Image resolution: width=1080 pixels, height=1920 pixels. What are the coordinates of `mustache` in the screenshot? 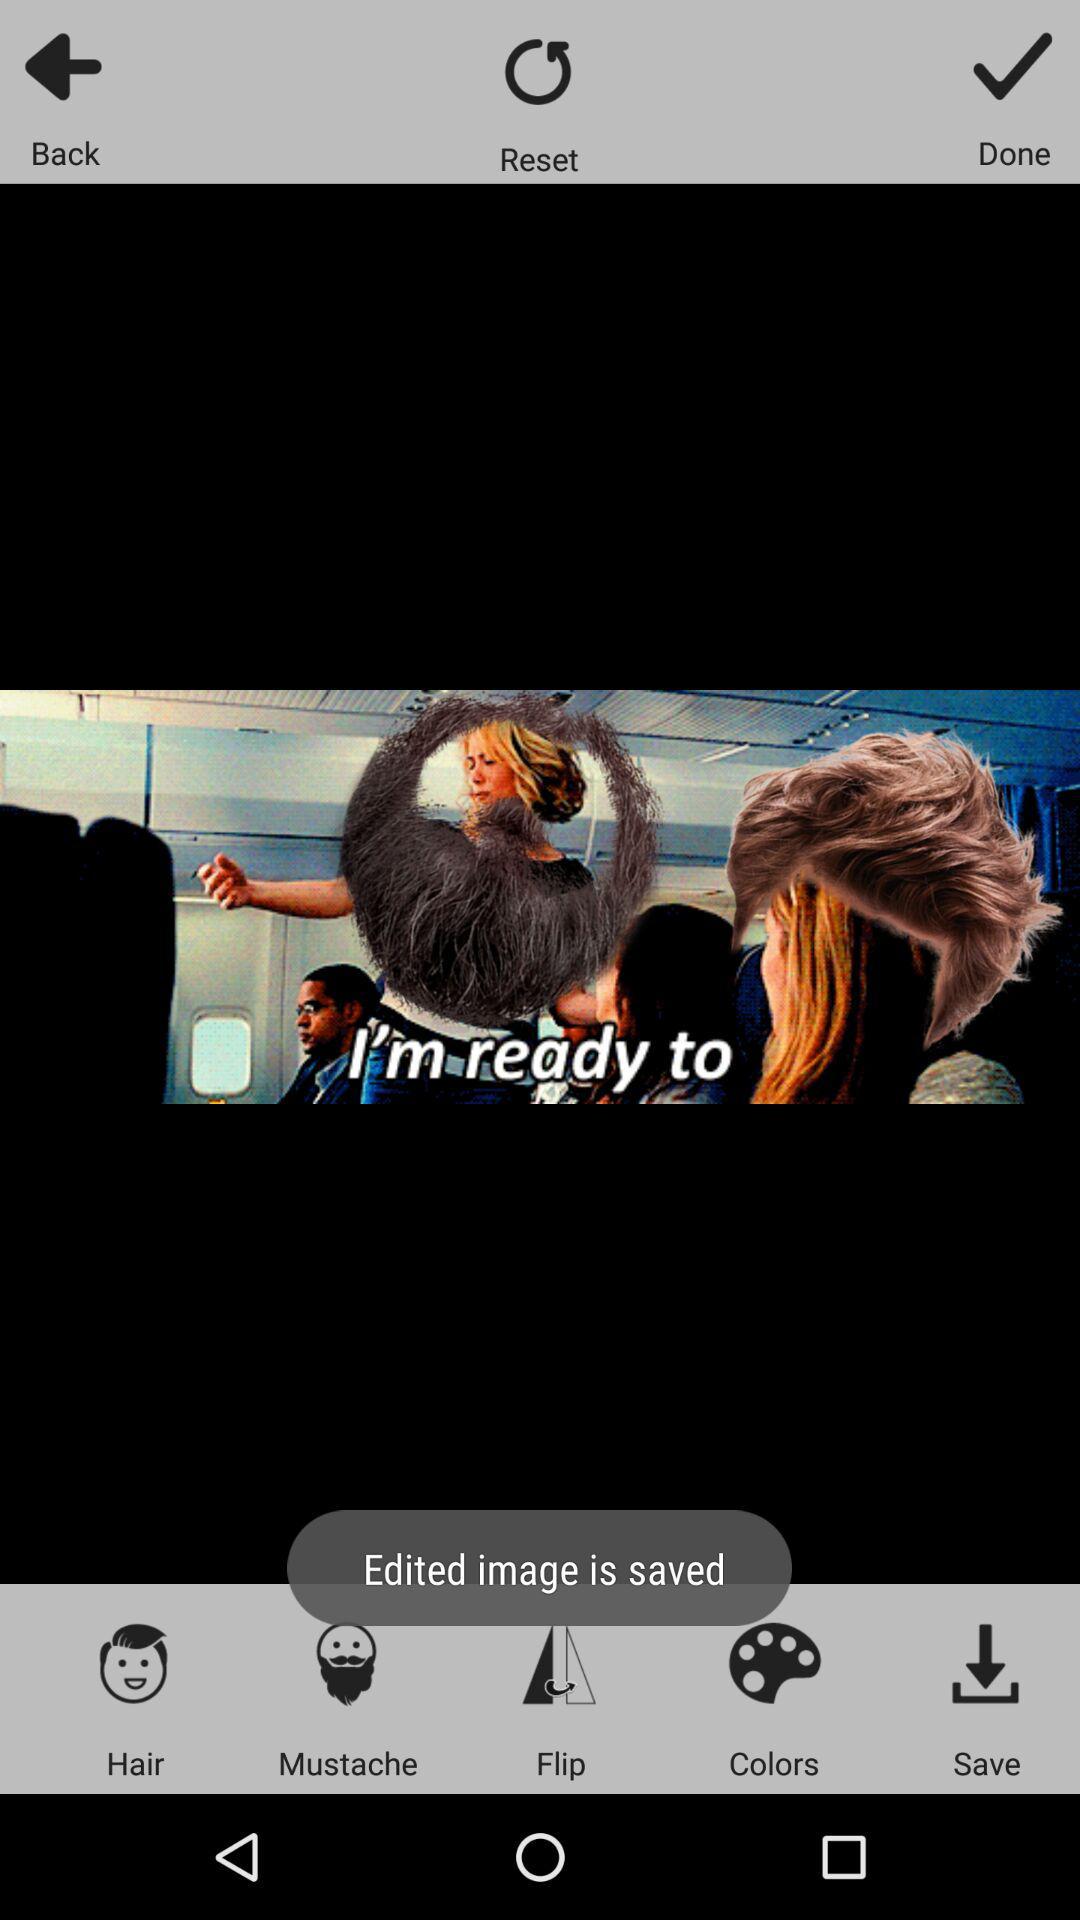 It's located at (346, 1662).